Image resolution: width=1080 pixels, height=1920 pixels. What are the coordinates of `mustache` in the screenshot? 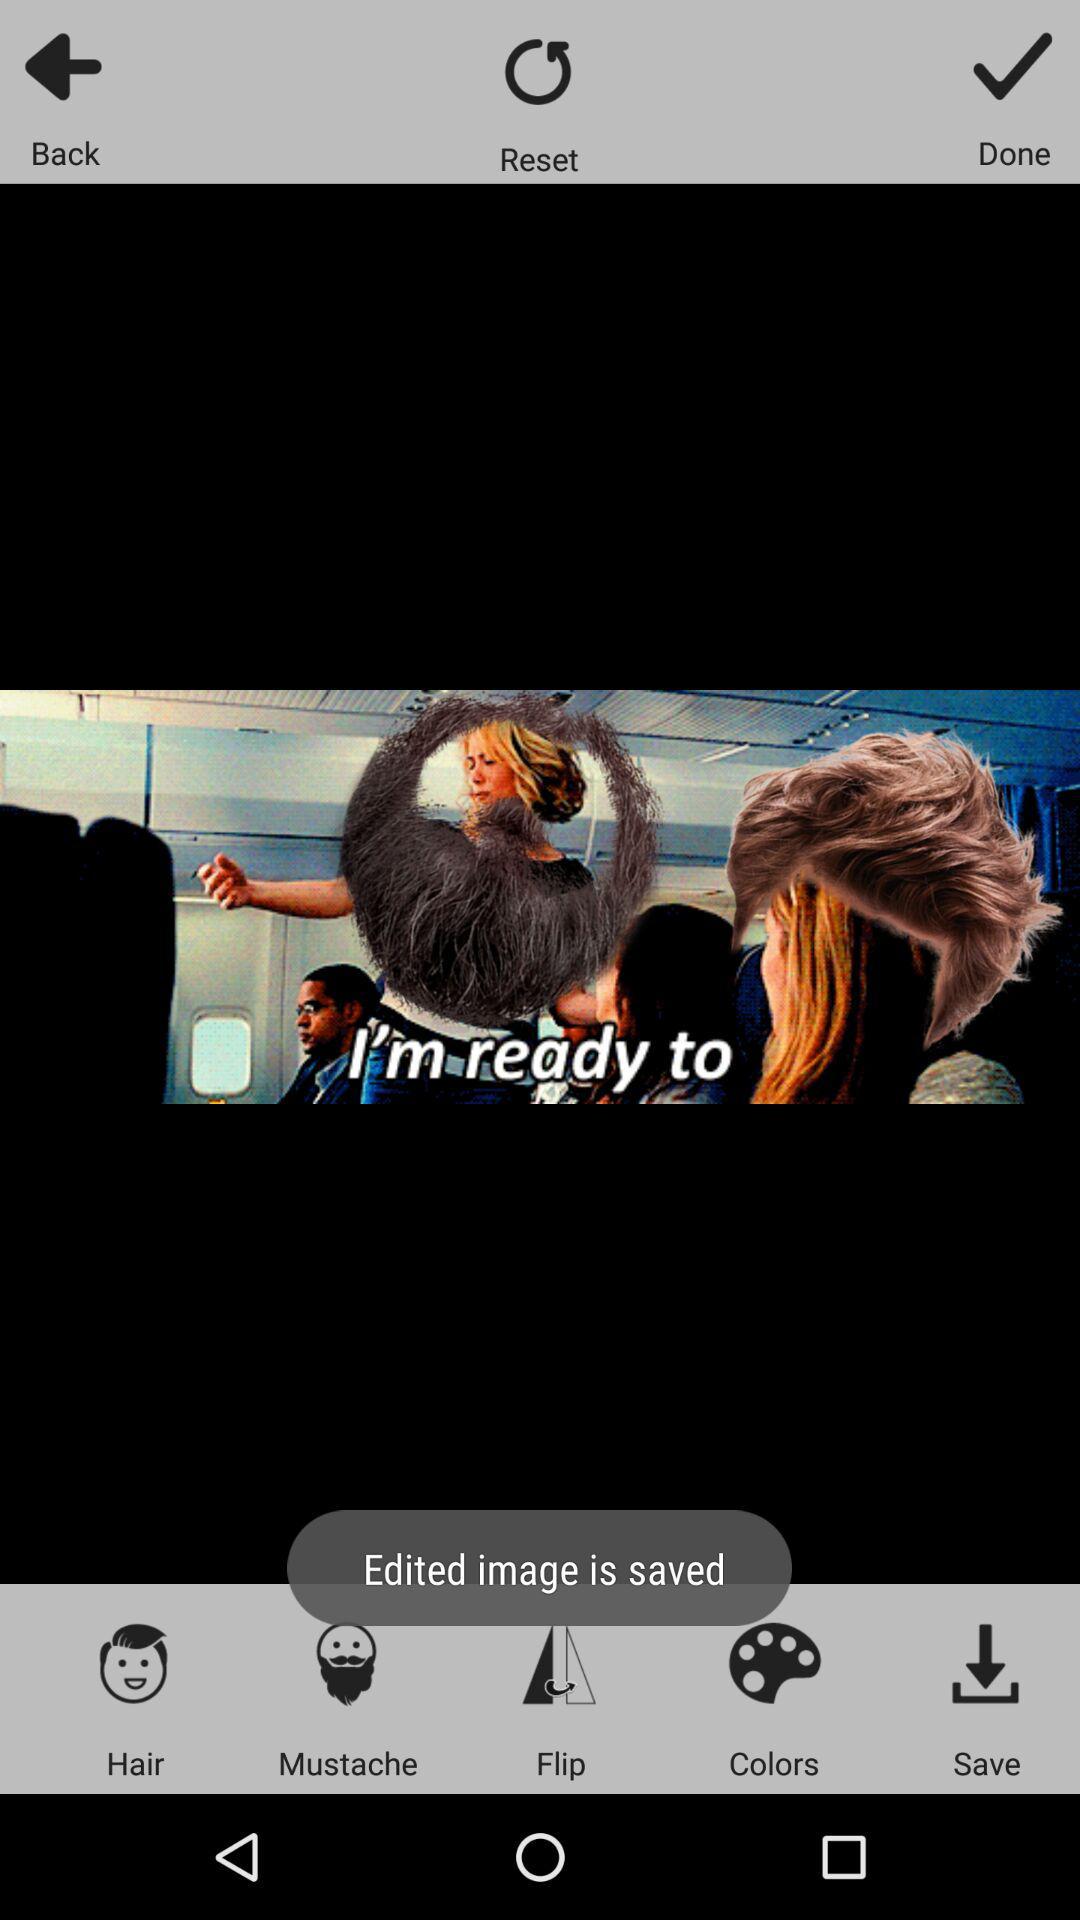 It's located at (346, 1662).